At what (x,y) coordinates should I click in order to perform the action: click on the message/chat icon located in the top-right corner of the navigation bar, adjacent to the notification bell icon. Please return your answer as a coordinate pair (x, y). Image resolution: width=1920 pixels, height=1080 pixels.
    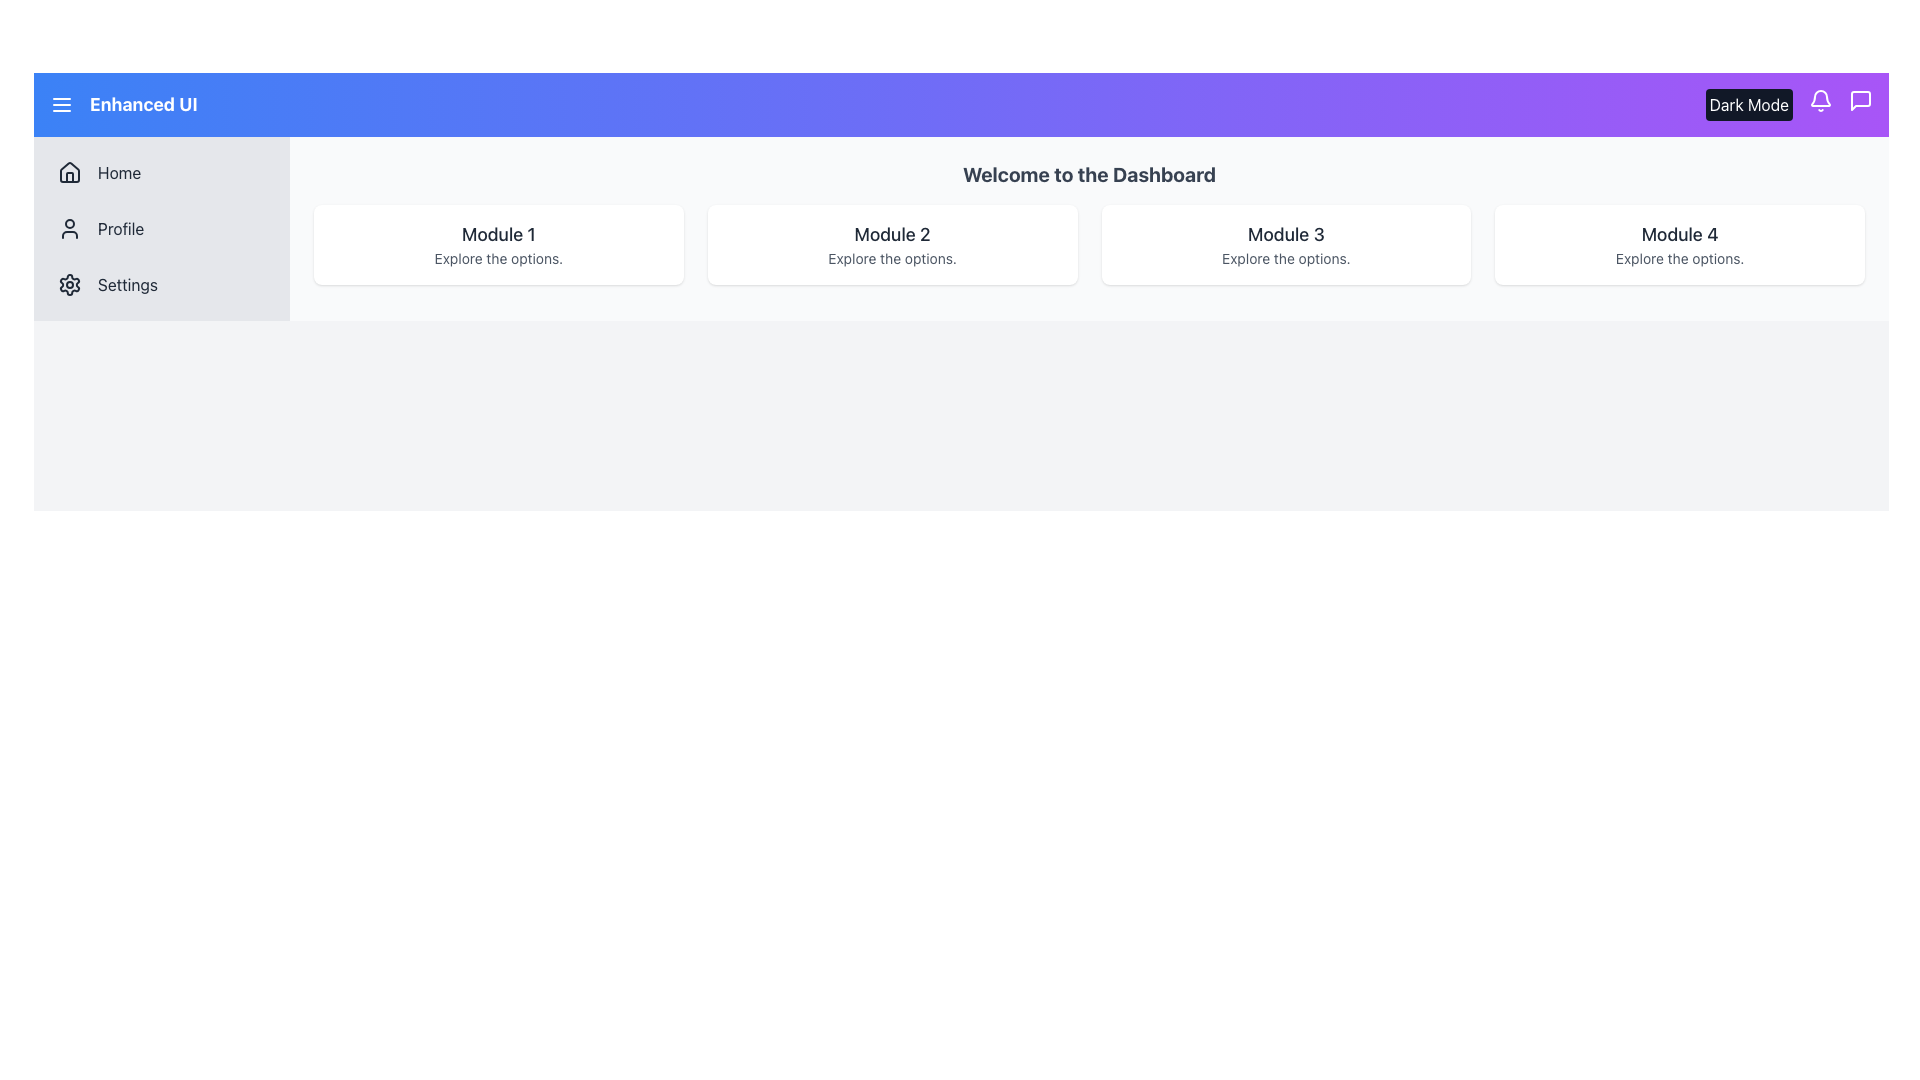
    Looking at the image, I should click on (1860, 100).